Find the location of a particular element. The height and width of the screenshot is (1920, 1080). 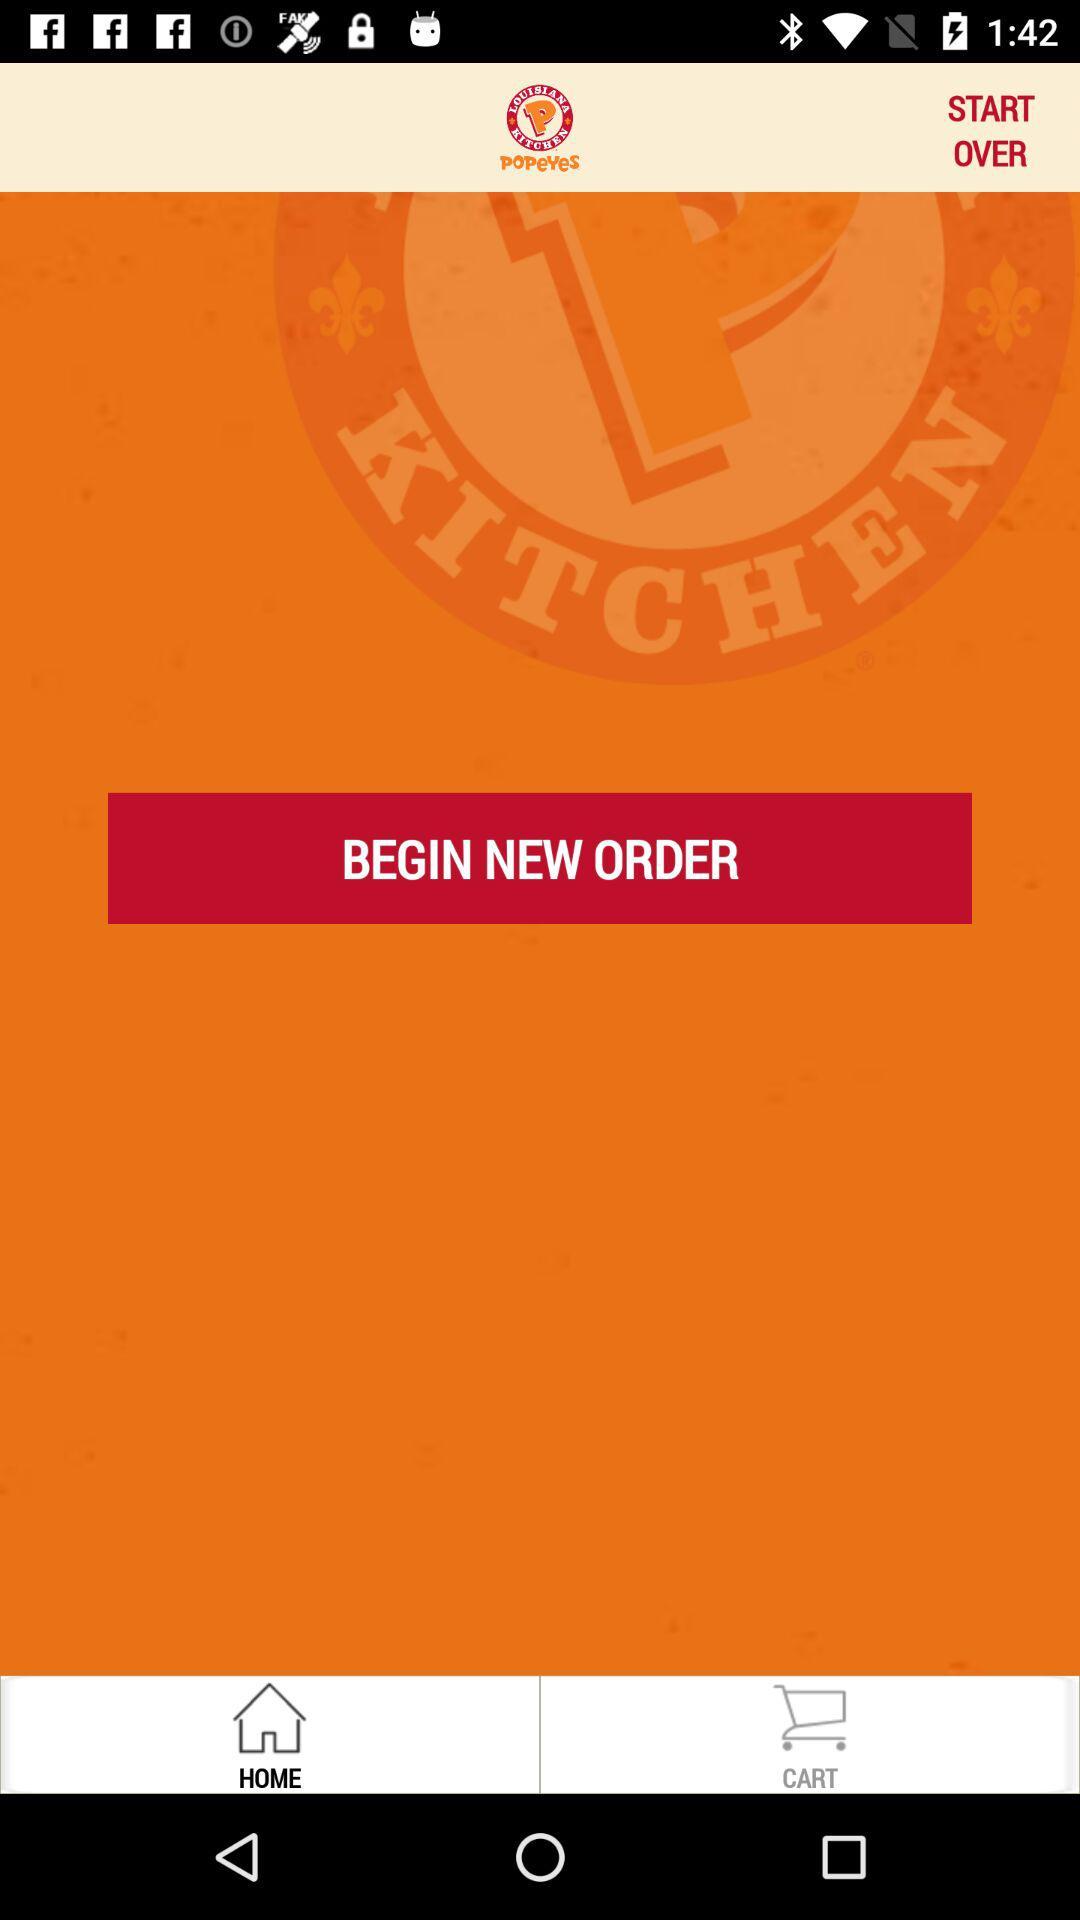

the home icon is located at coordinates (268, 1777).